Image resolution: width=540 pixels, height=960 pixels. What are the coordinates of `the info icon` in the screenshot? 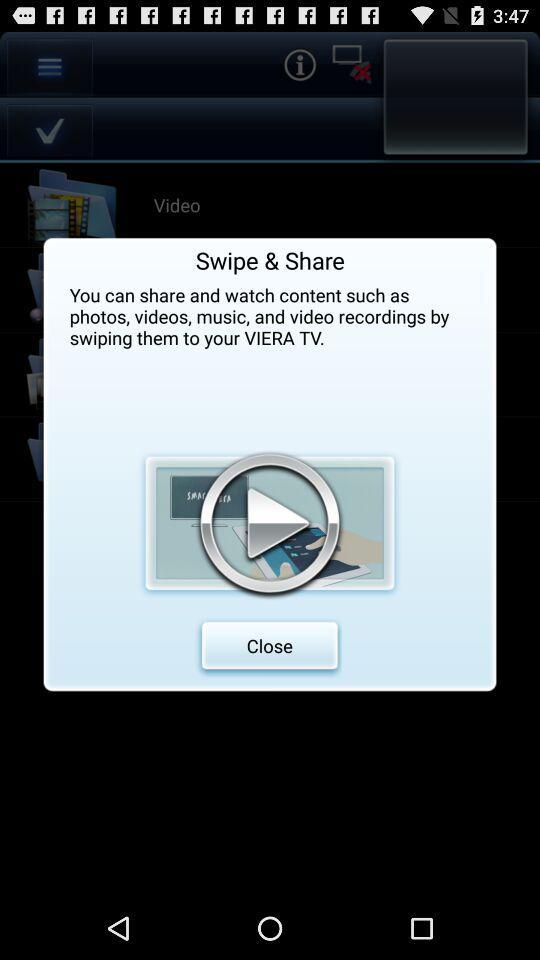 It's located at (298, 68).